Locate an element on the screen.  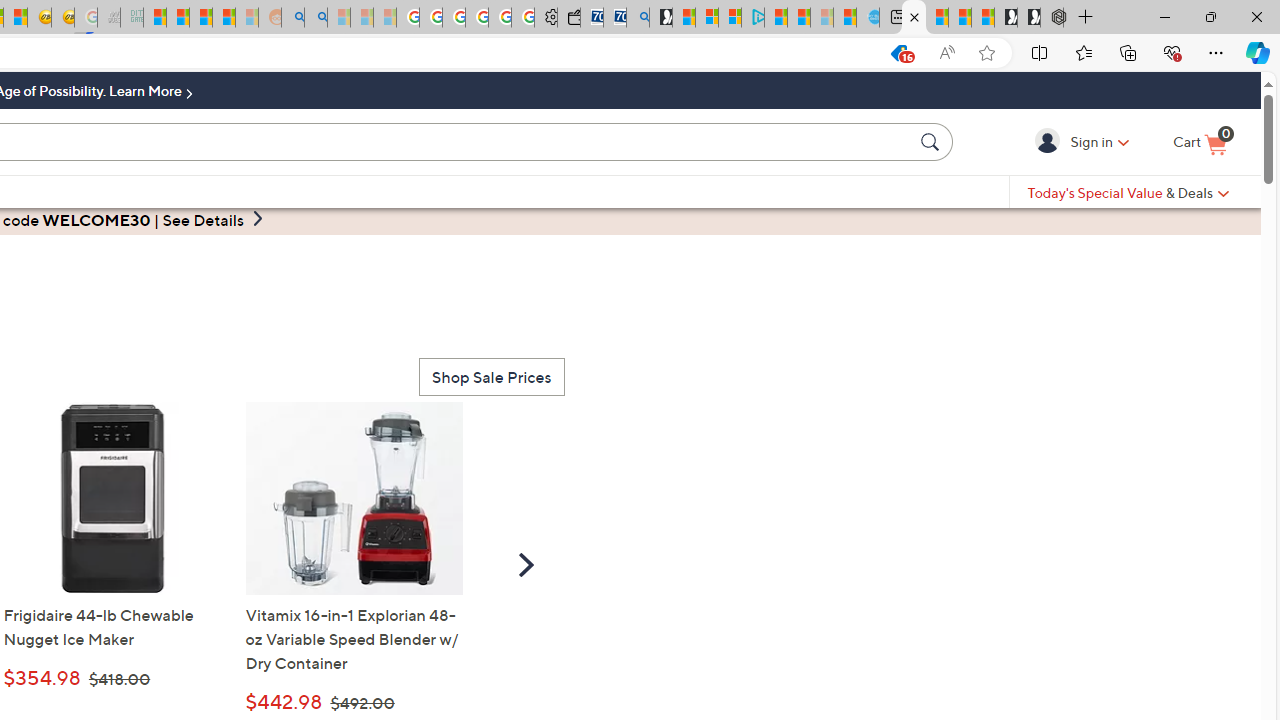
'DITOGAMES AG Imprint - Sleeping' is located at coordinates (131, 17).